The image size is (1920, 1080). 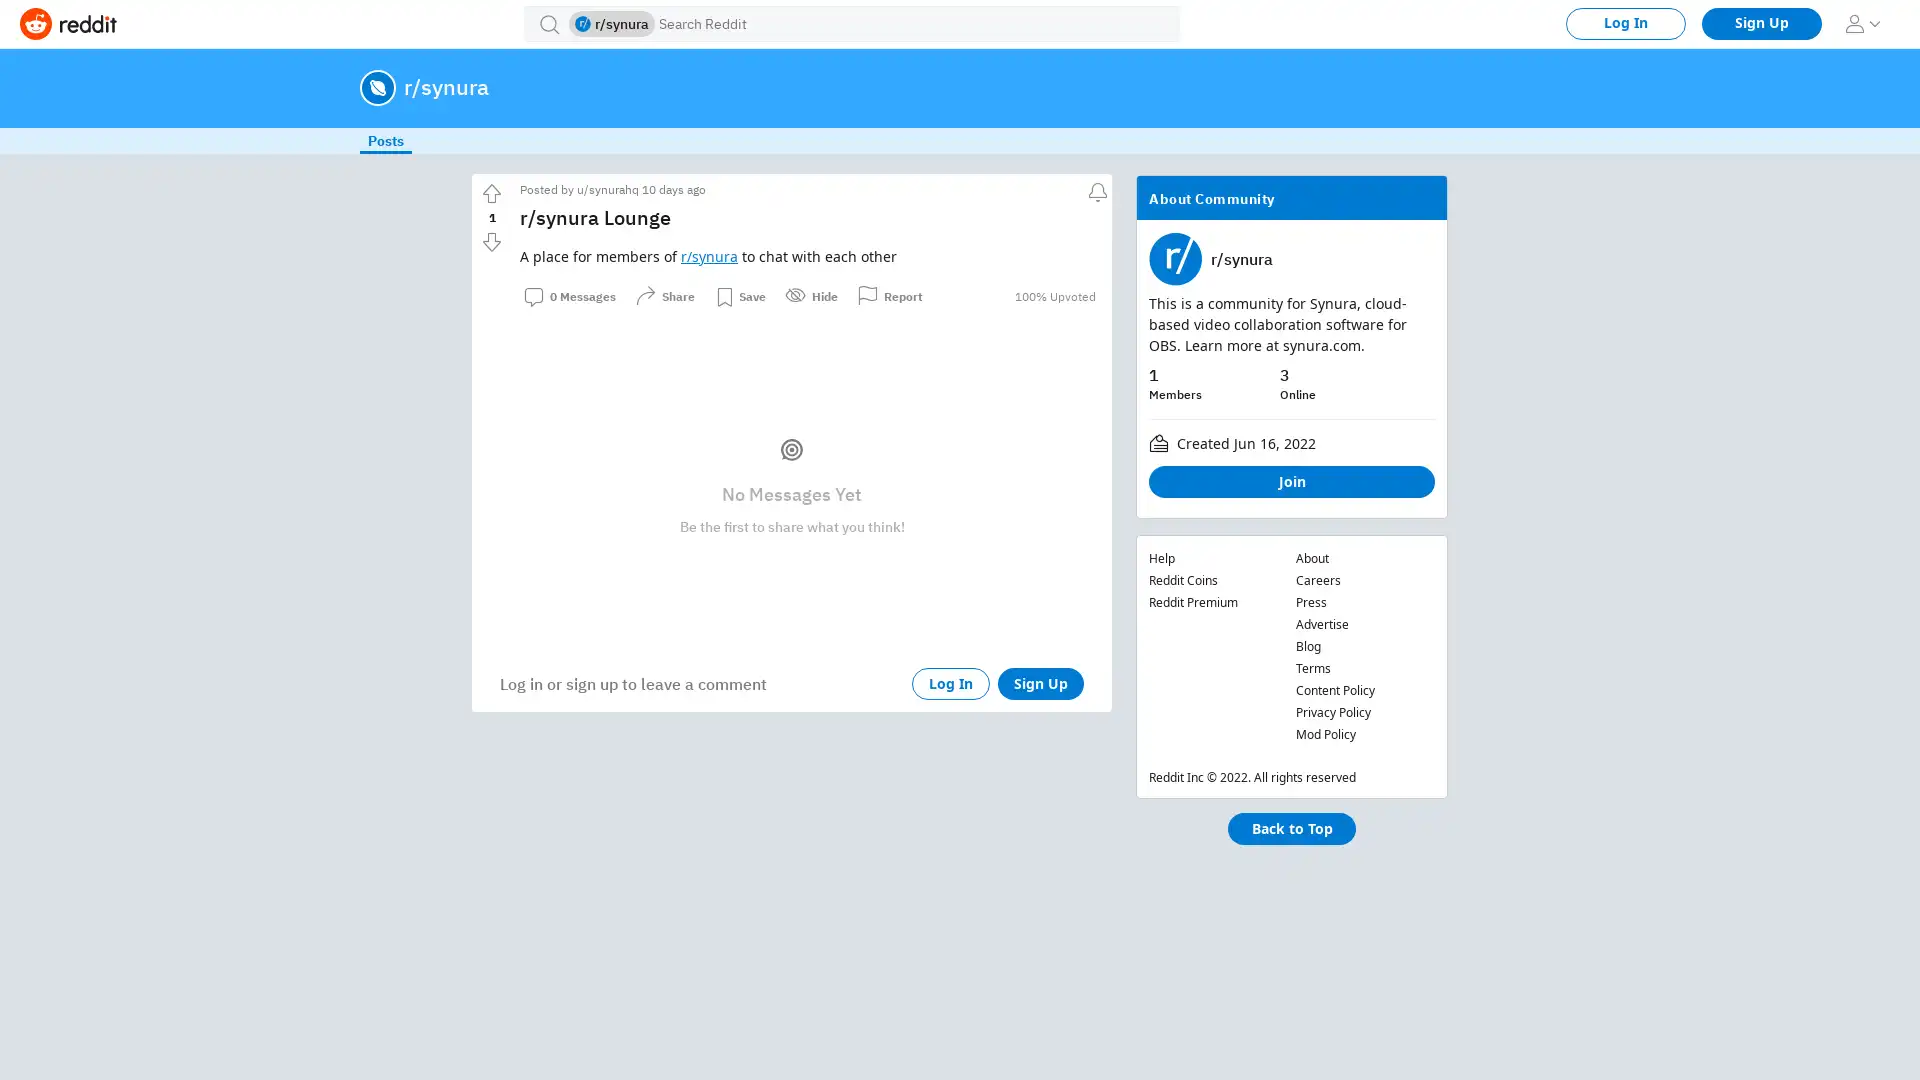 What do you see at coordinates (1291, 482) in the screenshot?
I see `Join` at bounding box center [1291, 482].